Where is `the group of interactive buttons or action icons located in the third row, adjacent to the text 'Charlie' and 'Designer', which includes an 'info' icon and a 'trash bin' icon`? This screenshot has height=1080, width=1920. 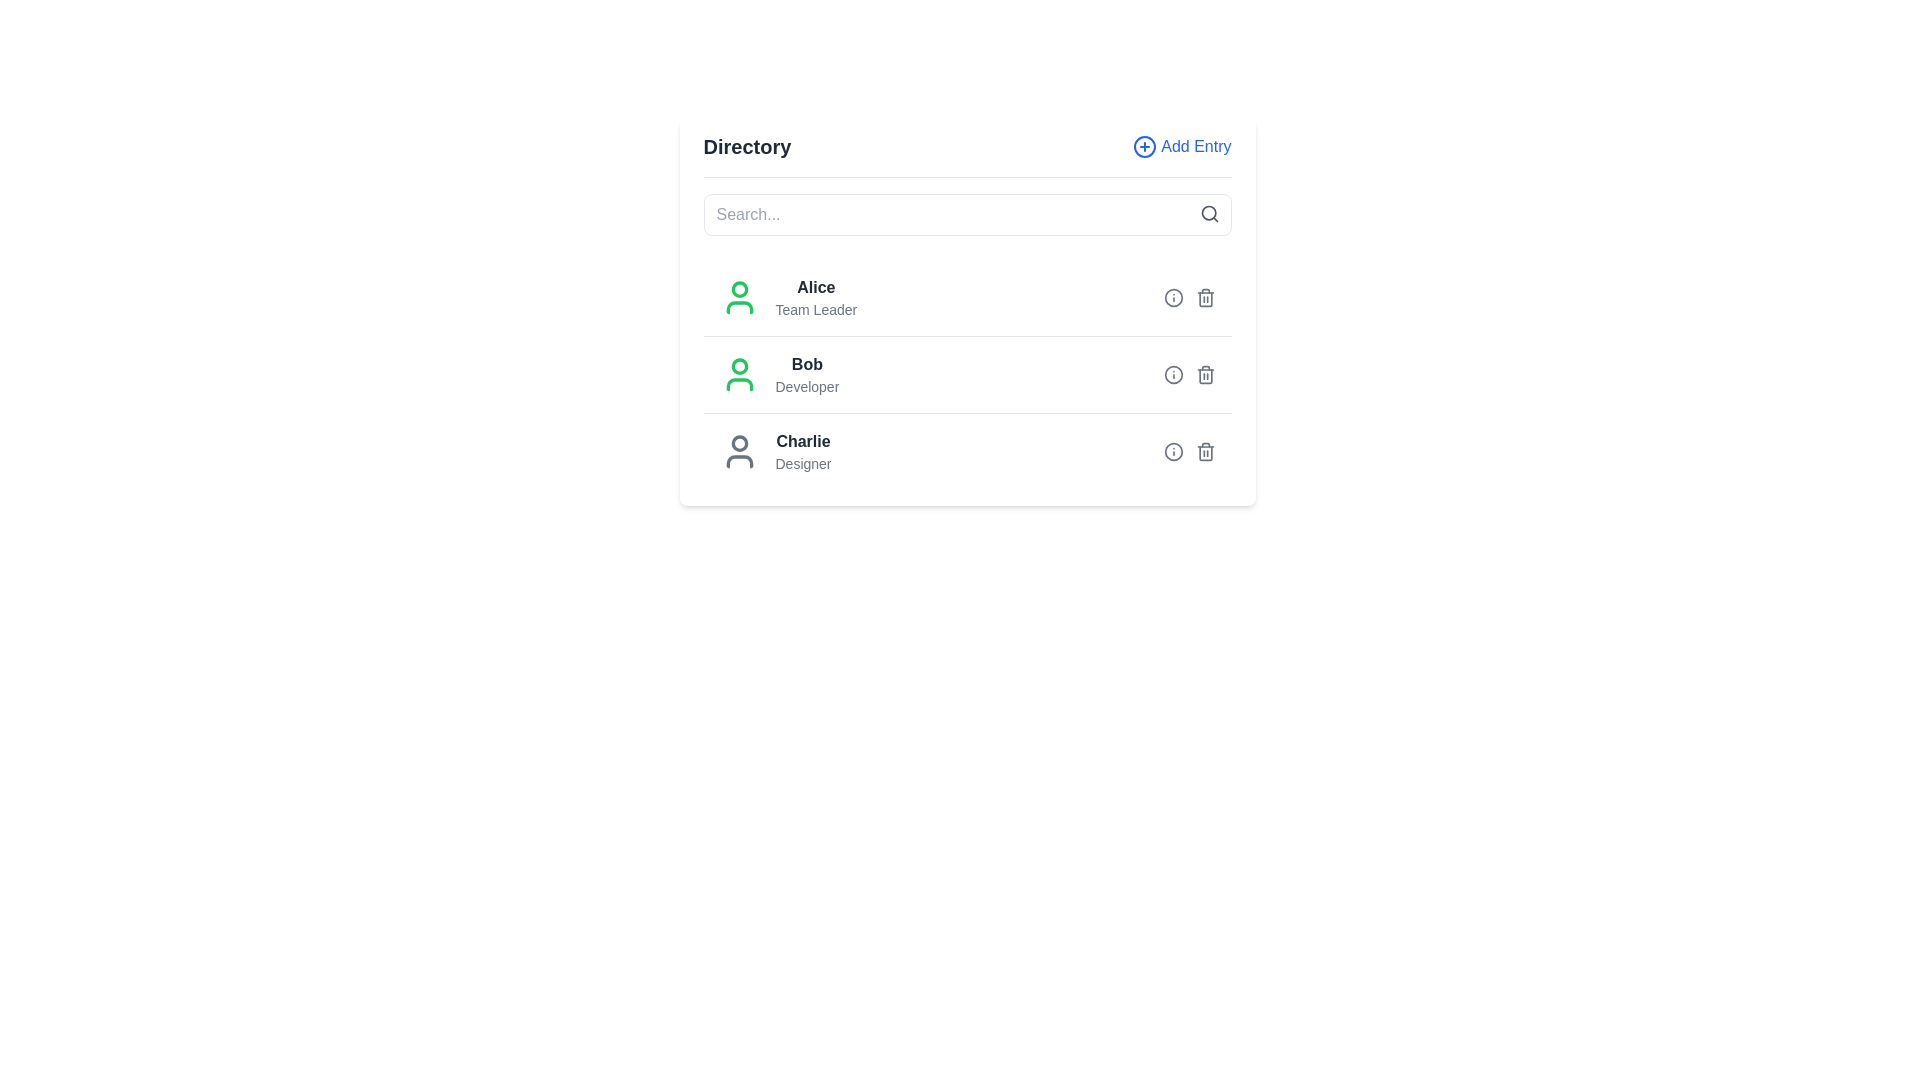 the group of interactive buttons or action icons located in the third row, adjacent to the text 'Charlie' and 'Designer', which includes an 'info' icon and a 'trash bin' icon is located at coordinates (1189, 451).